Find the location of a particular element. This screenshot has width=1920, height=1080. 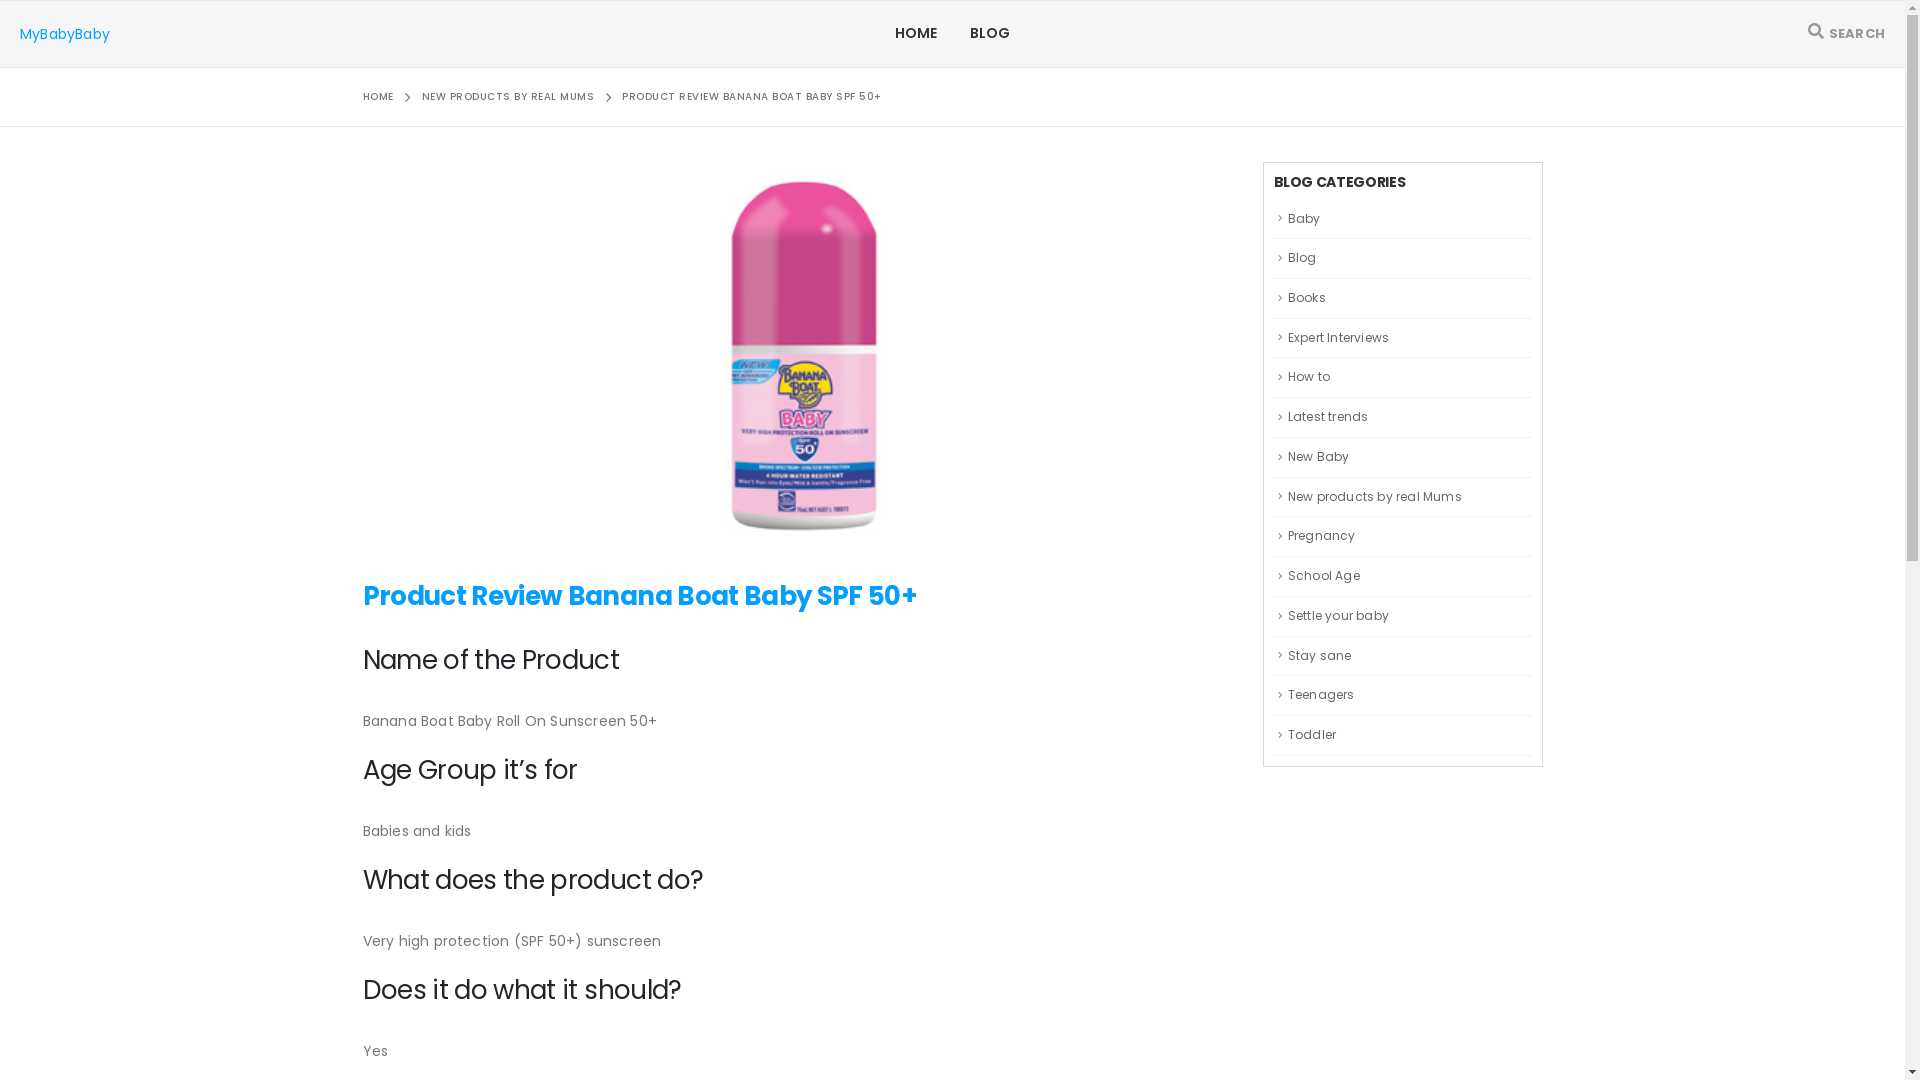

'Teenagers' is located at coordinates (1321, 693).